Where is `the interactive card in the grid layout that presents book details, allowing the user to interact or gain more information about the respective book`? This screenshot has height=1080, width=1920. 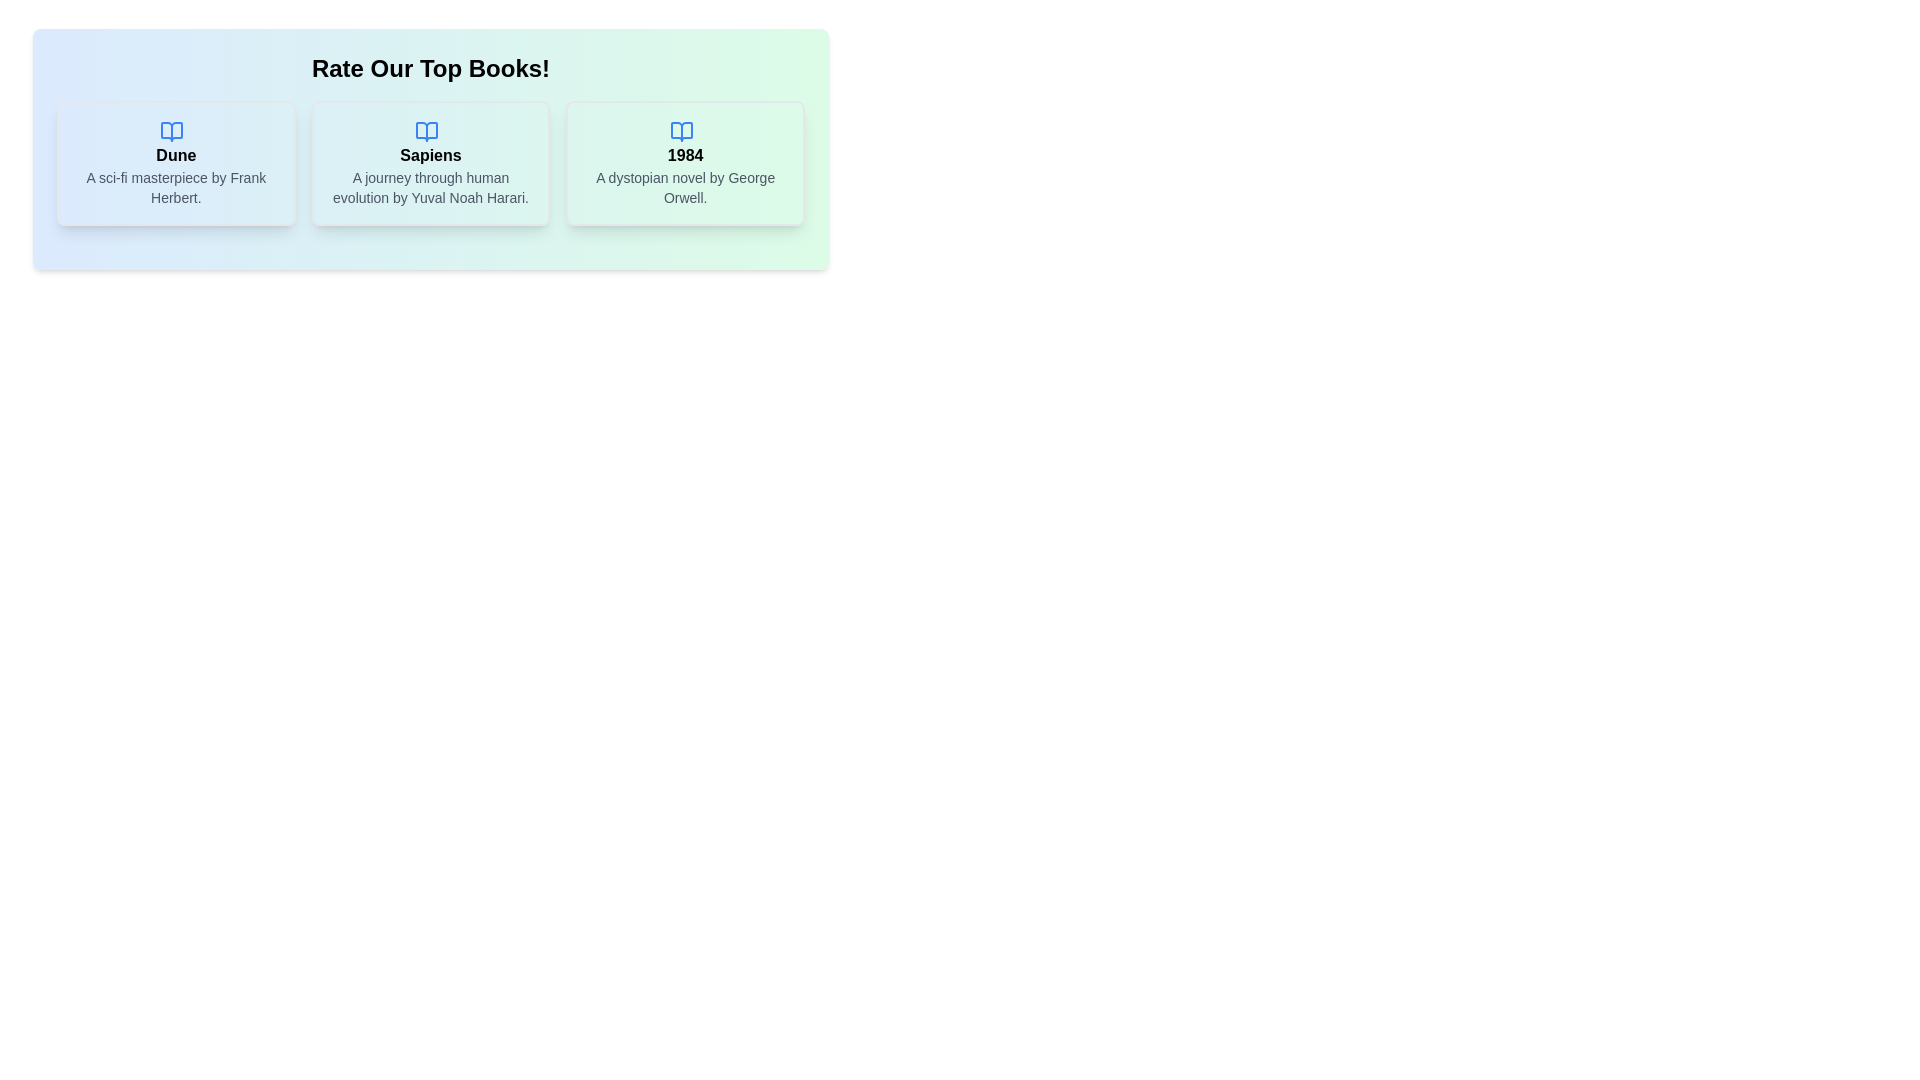 the interactive card in the grid layout that presents book details, allowing the user to interact or gain more information about the respective book is located at coordinates (430, 161).